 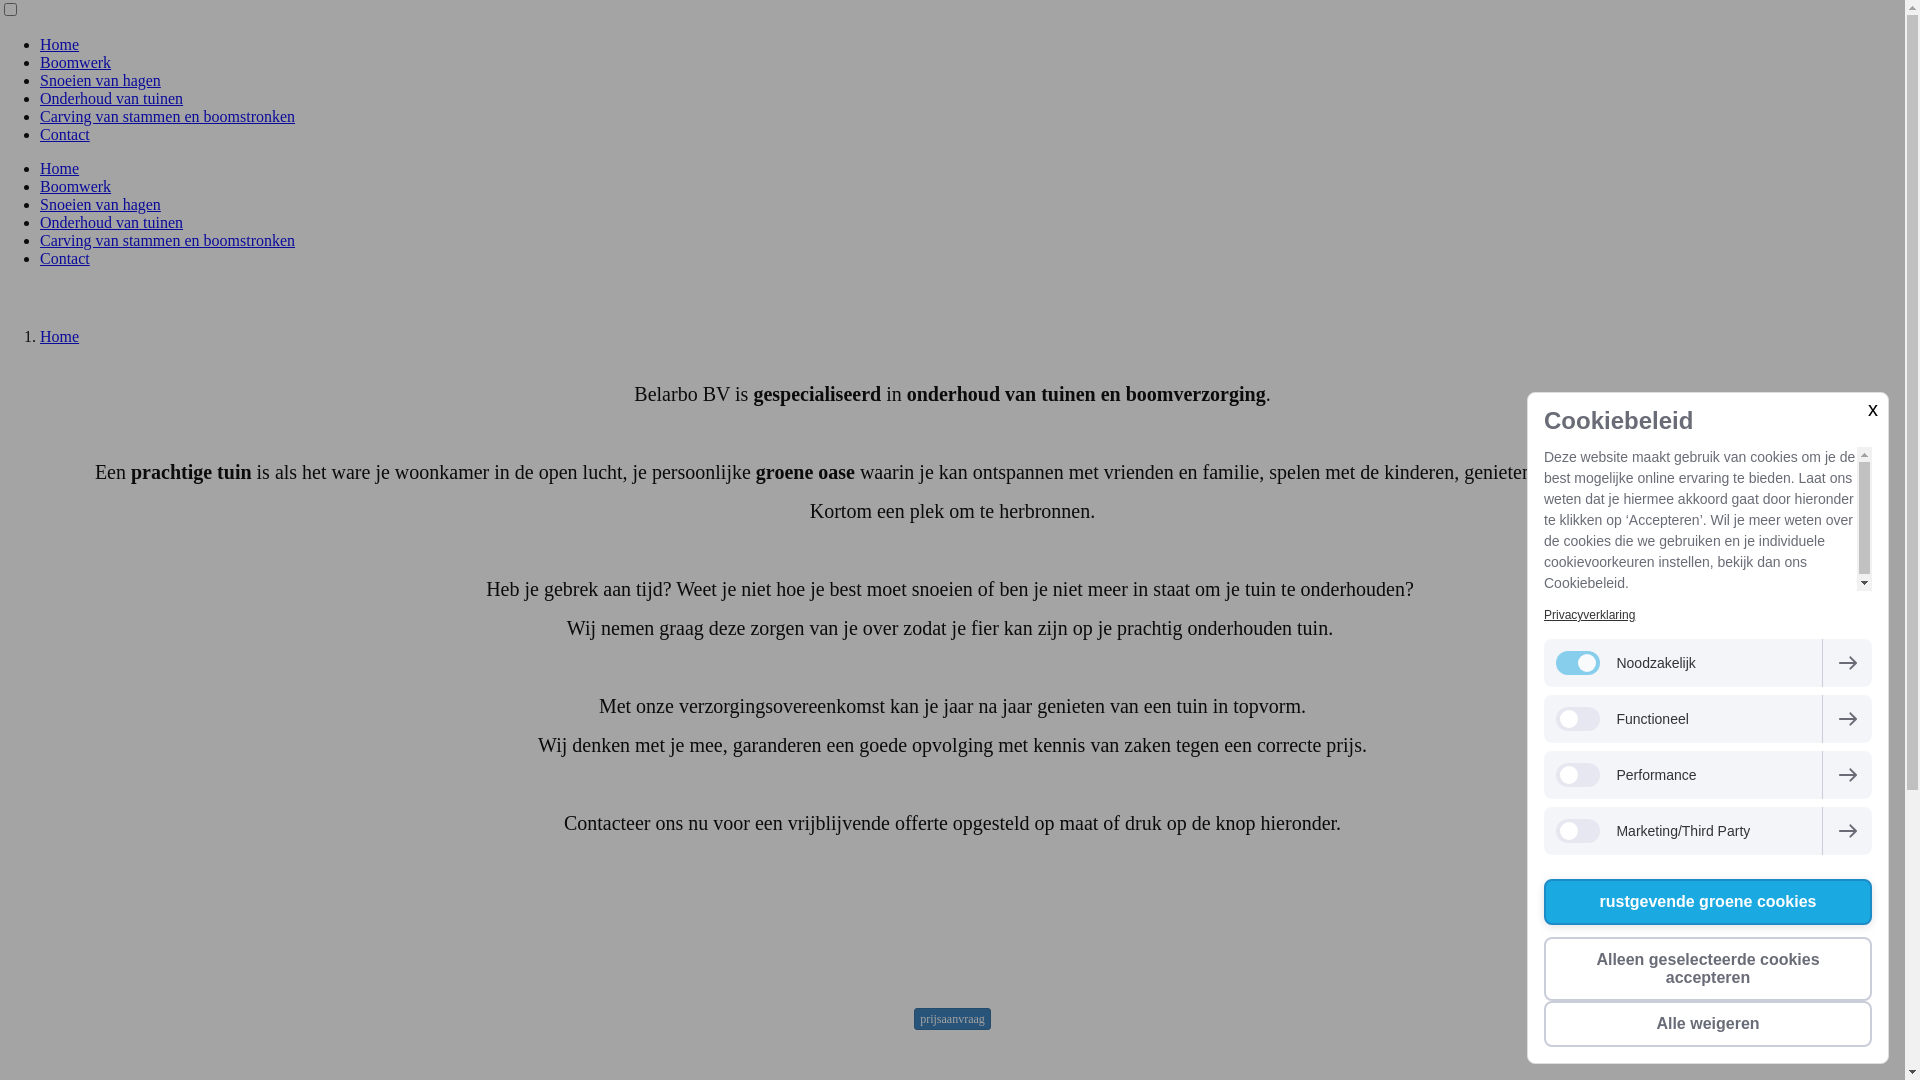 I want to click on 'Alleen geselecteerde cookies accepteren', so click(x=1707, y=967).